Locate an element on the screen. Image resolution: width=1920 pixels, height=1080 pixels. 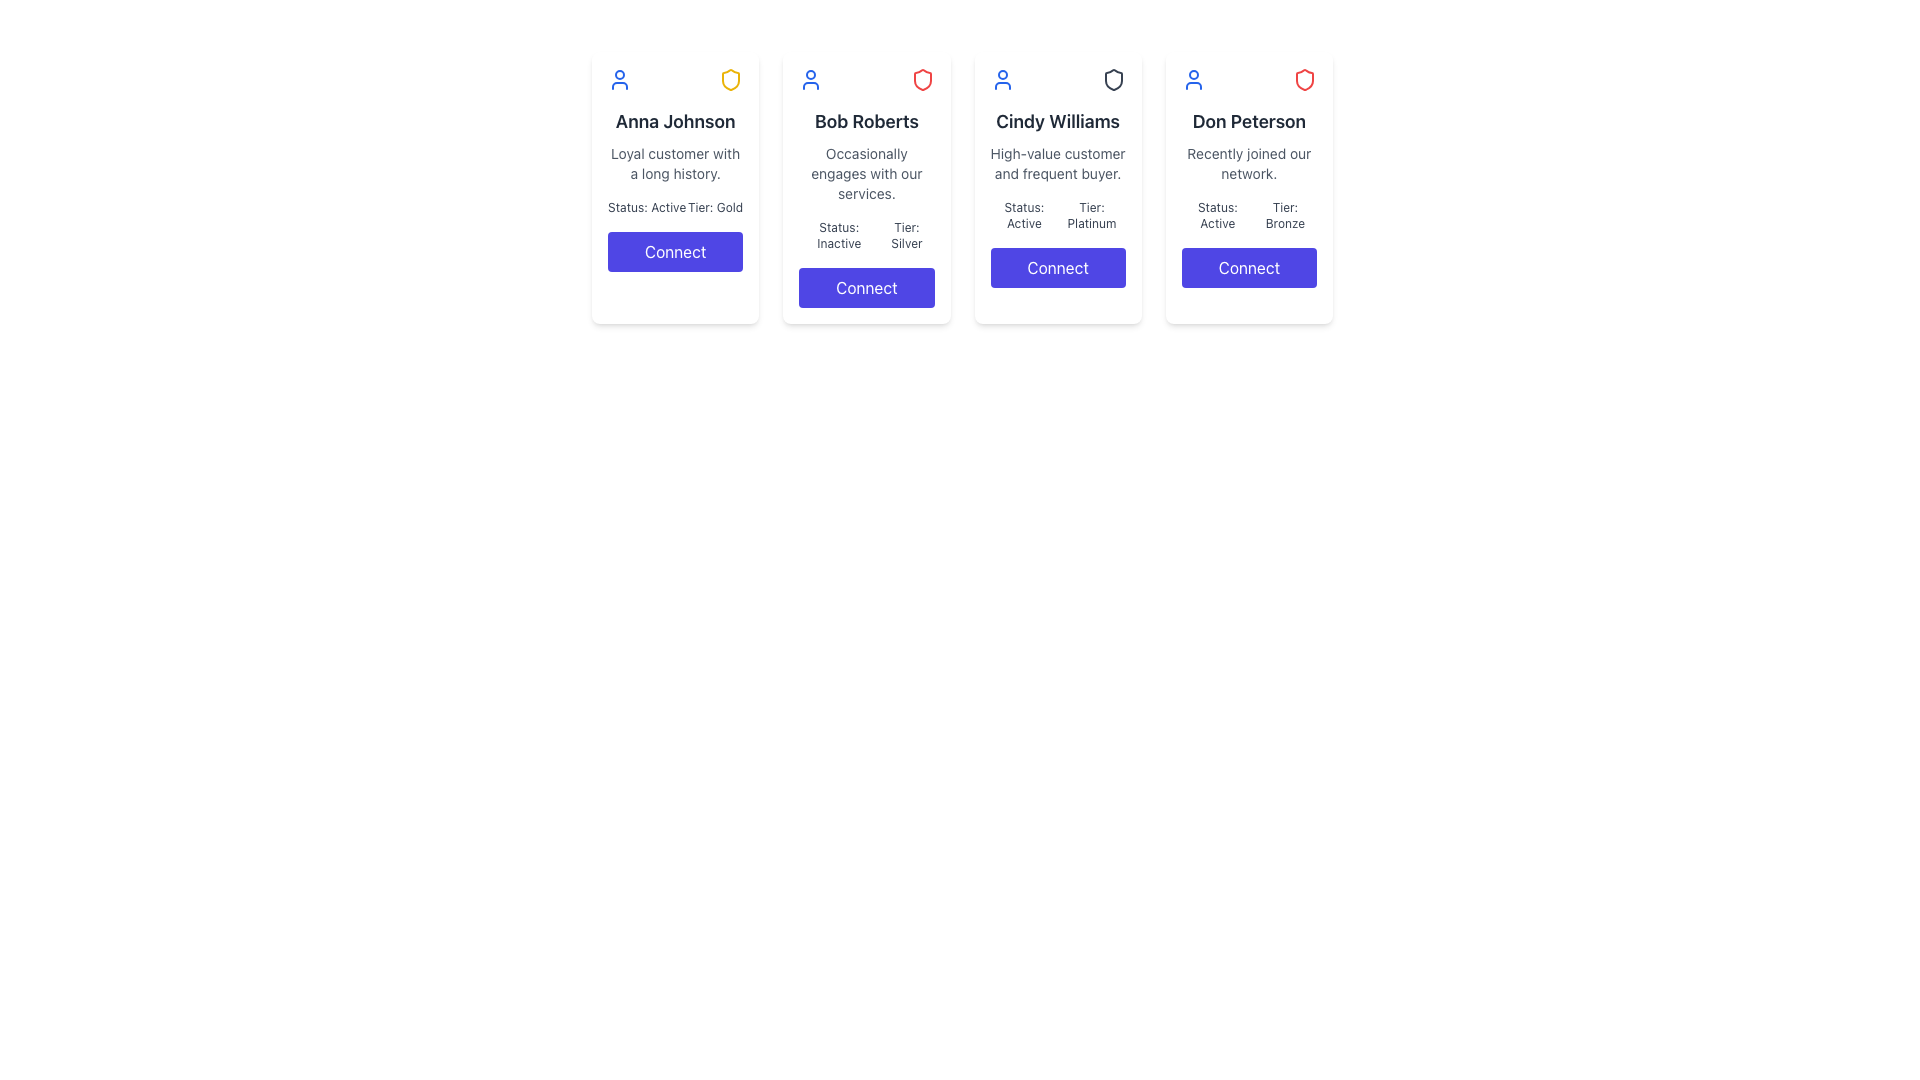
the text label stating 'Tier: Bronze', which is styled in gray and located below 'Status: Active' in the card for 'Don Peterson' is located at coordinates (1285, 216).